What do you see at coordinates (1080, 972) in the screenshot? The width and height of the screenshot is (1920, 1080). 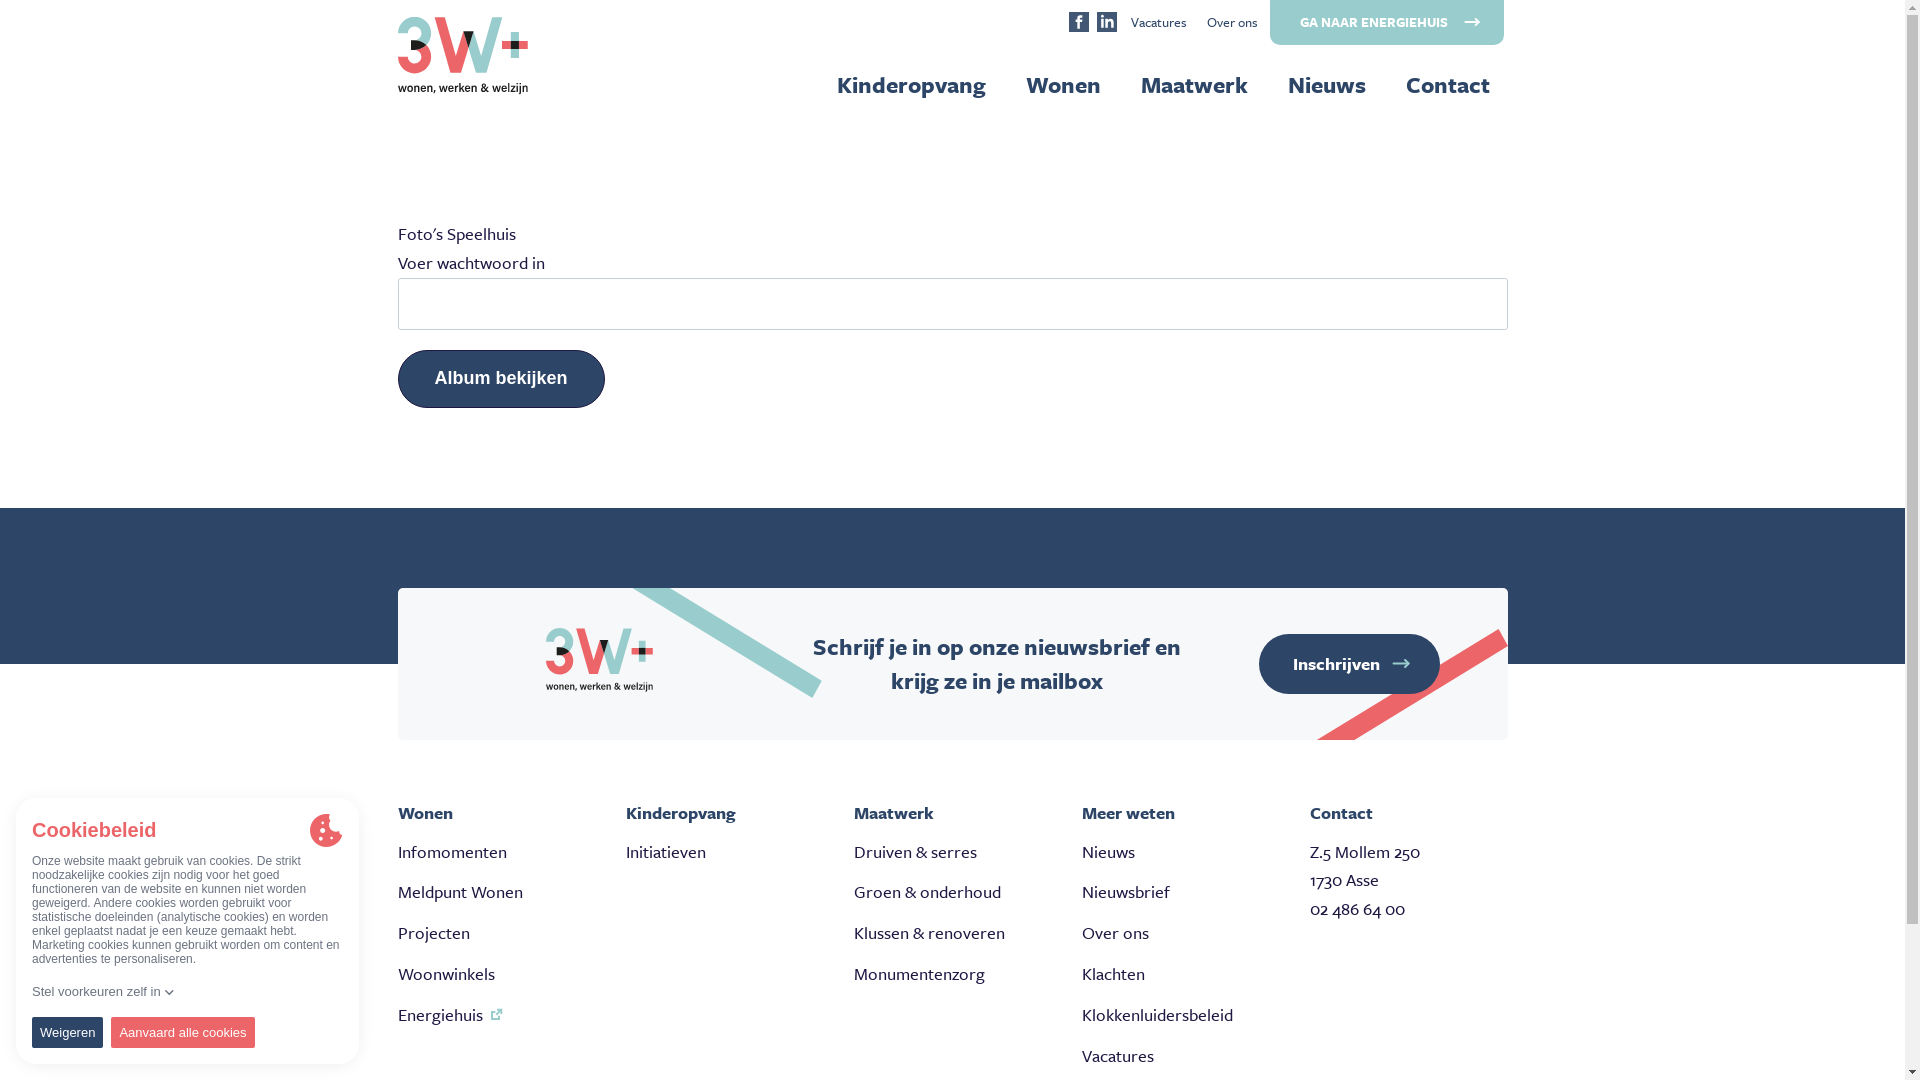 I see `'Klachten'` at bounding box center [1080, 972].